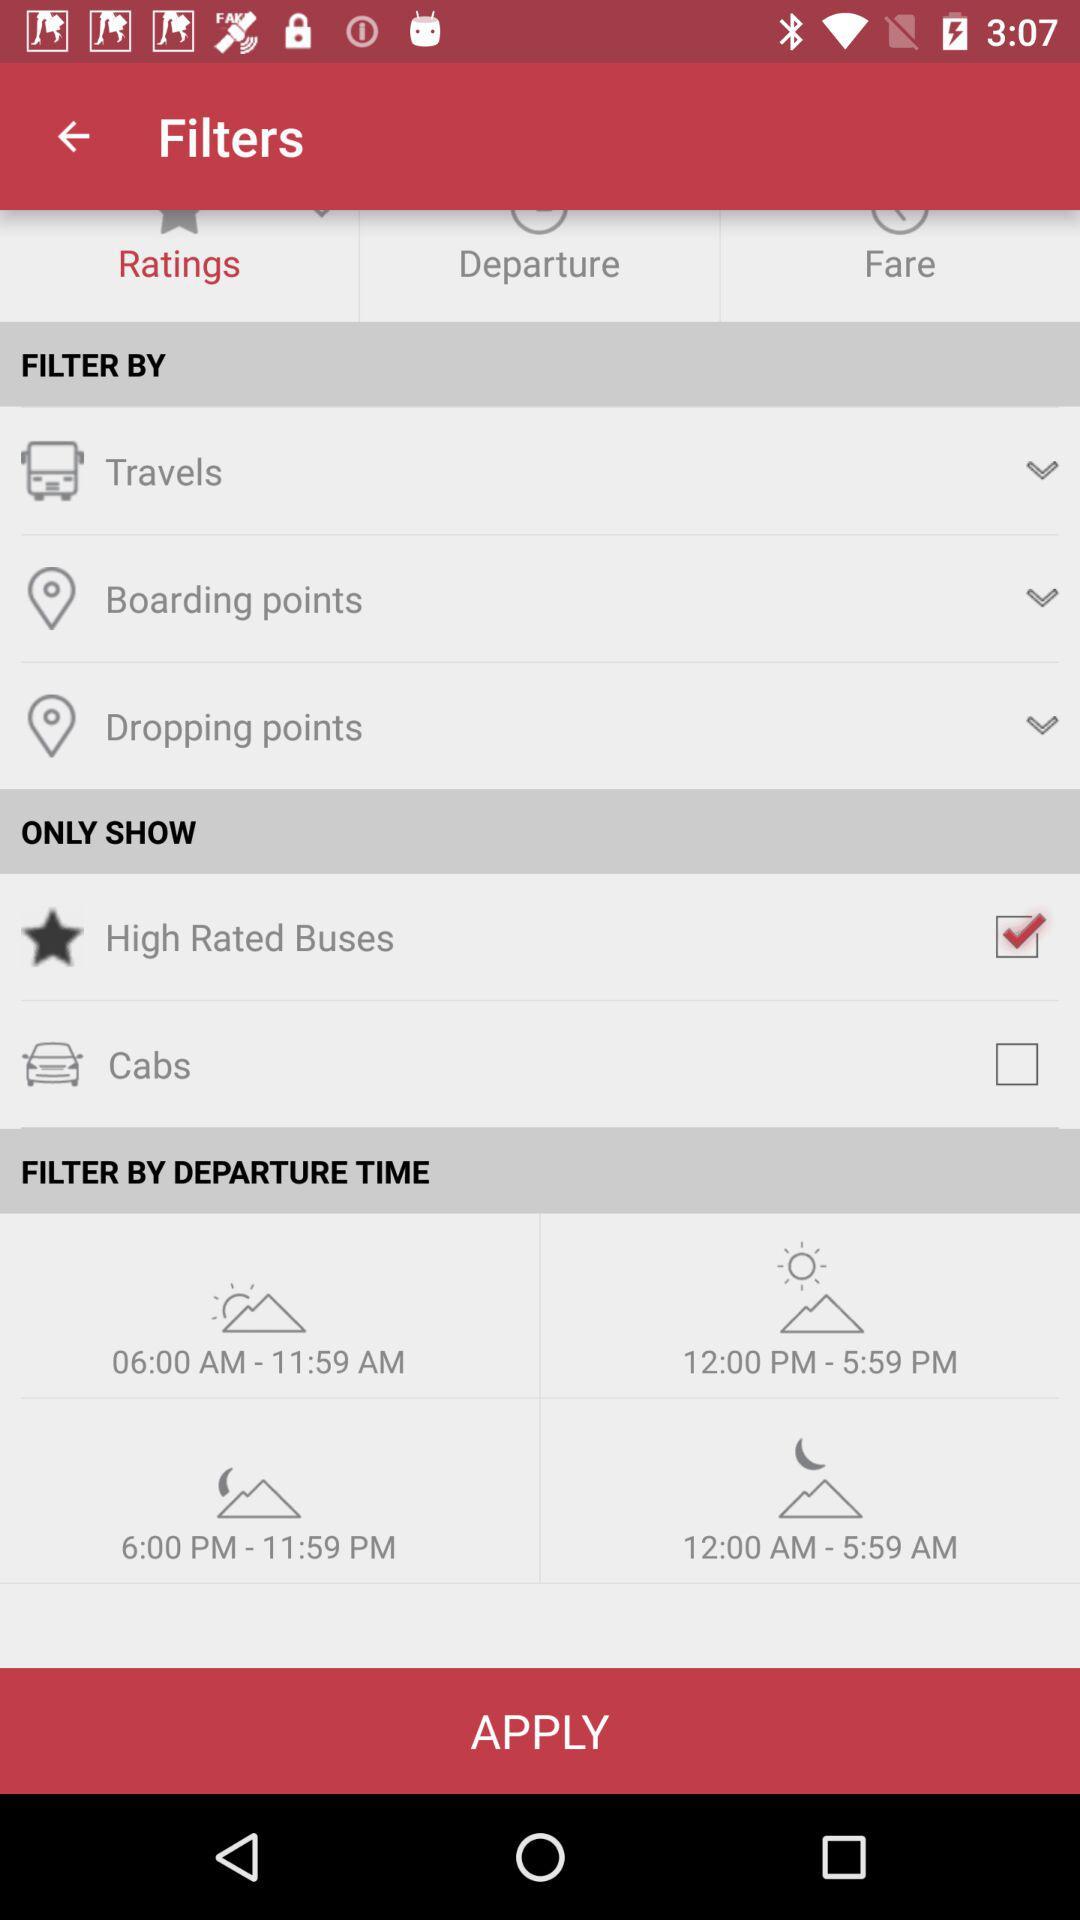 This screenshot has height=1920, width=1080. I want to click on filter by departure time option, so click(820, 1472).